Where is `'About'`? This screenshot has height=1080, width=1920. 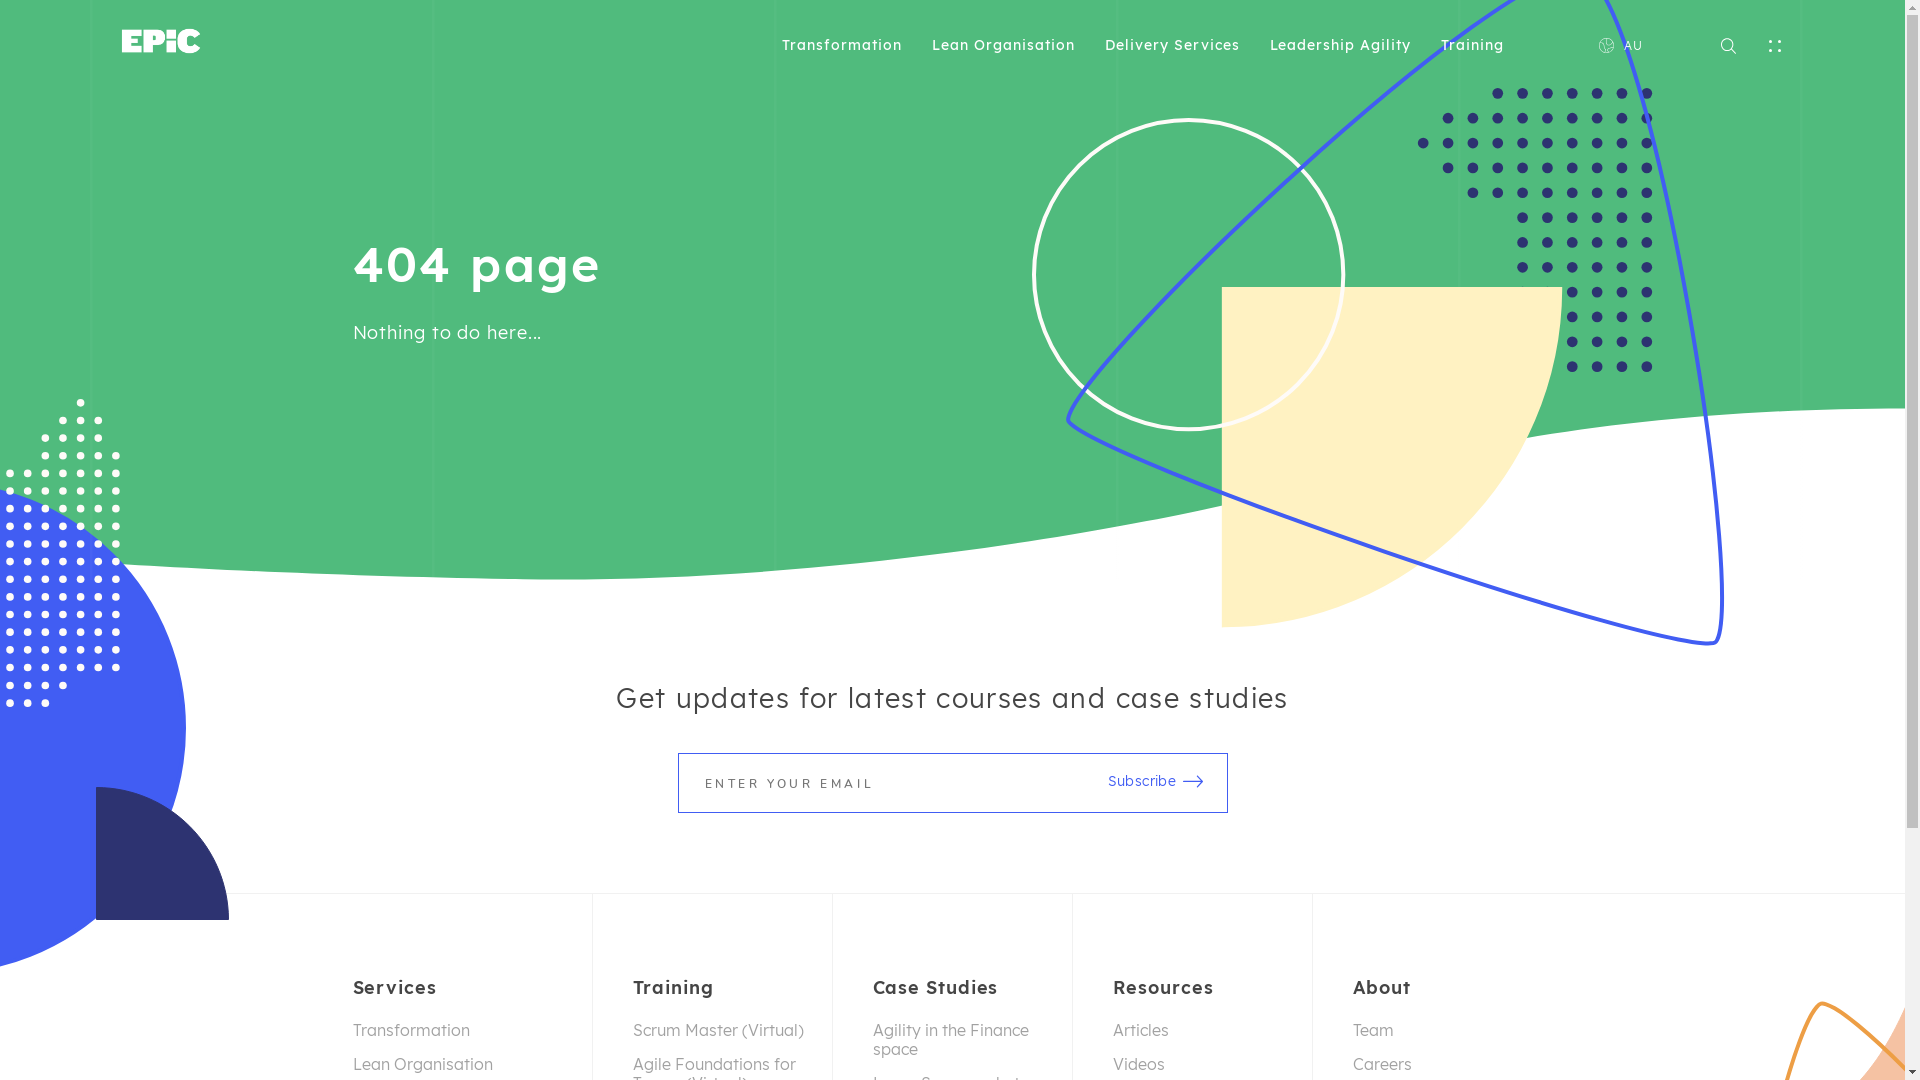 'About' is located at coordinates (1452, 986).